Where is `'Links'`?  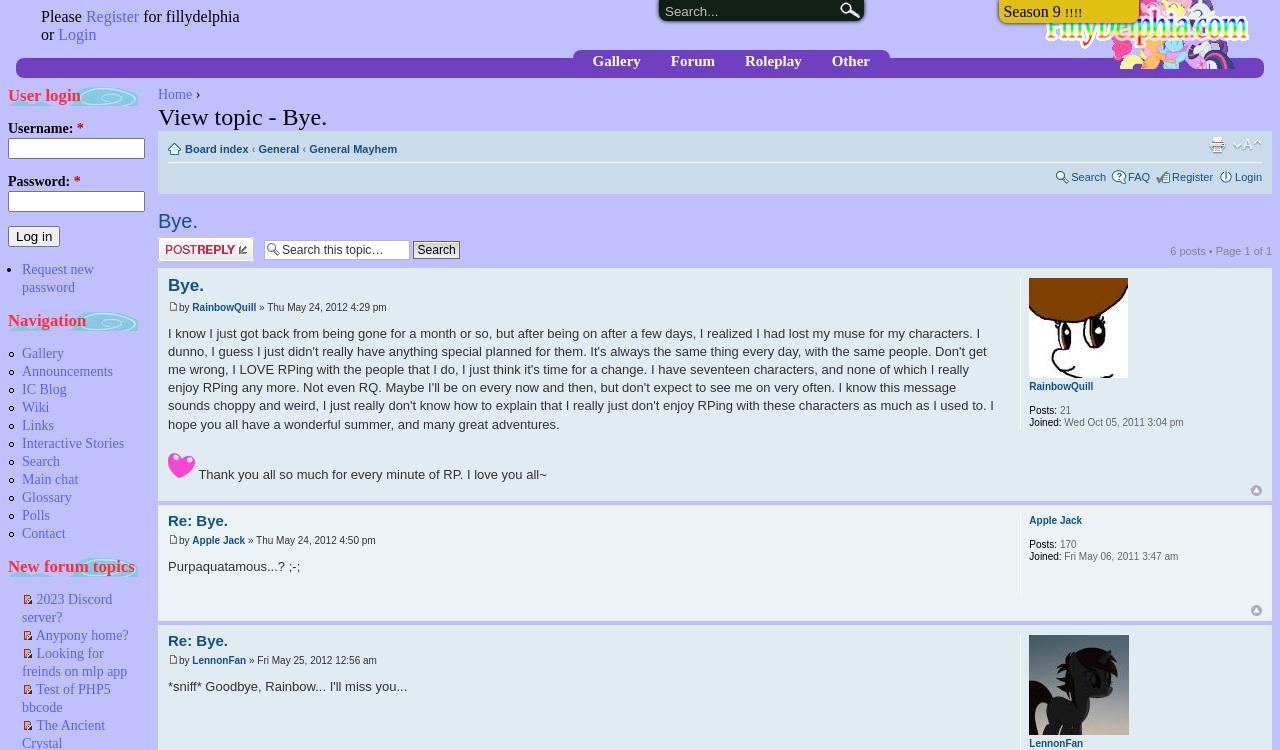
'Links' is located at coordinates (22, 425).